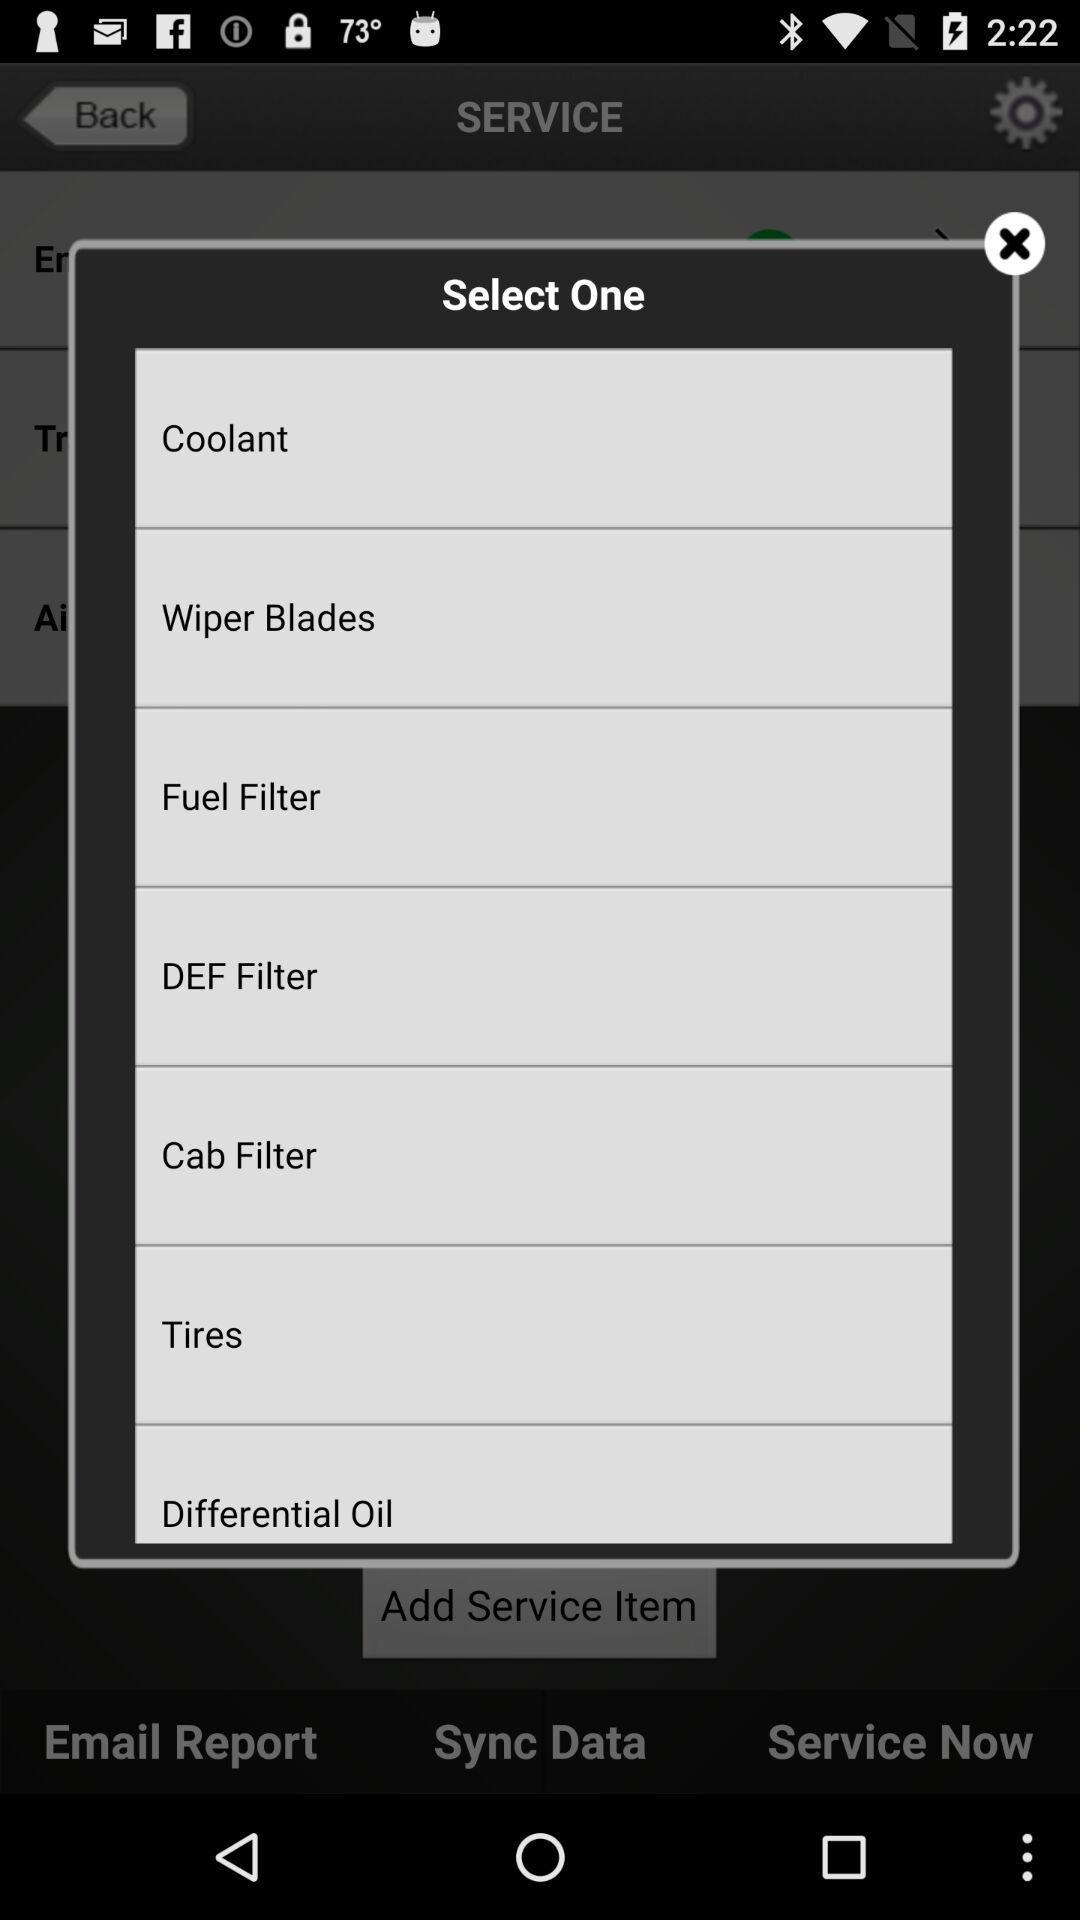  What do you see at coordinates (1014, 242) in the screenshot?
I see `icon at the top right corner` at bounding box center [1014, 242].